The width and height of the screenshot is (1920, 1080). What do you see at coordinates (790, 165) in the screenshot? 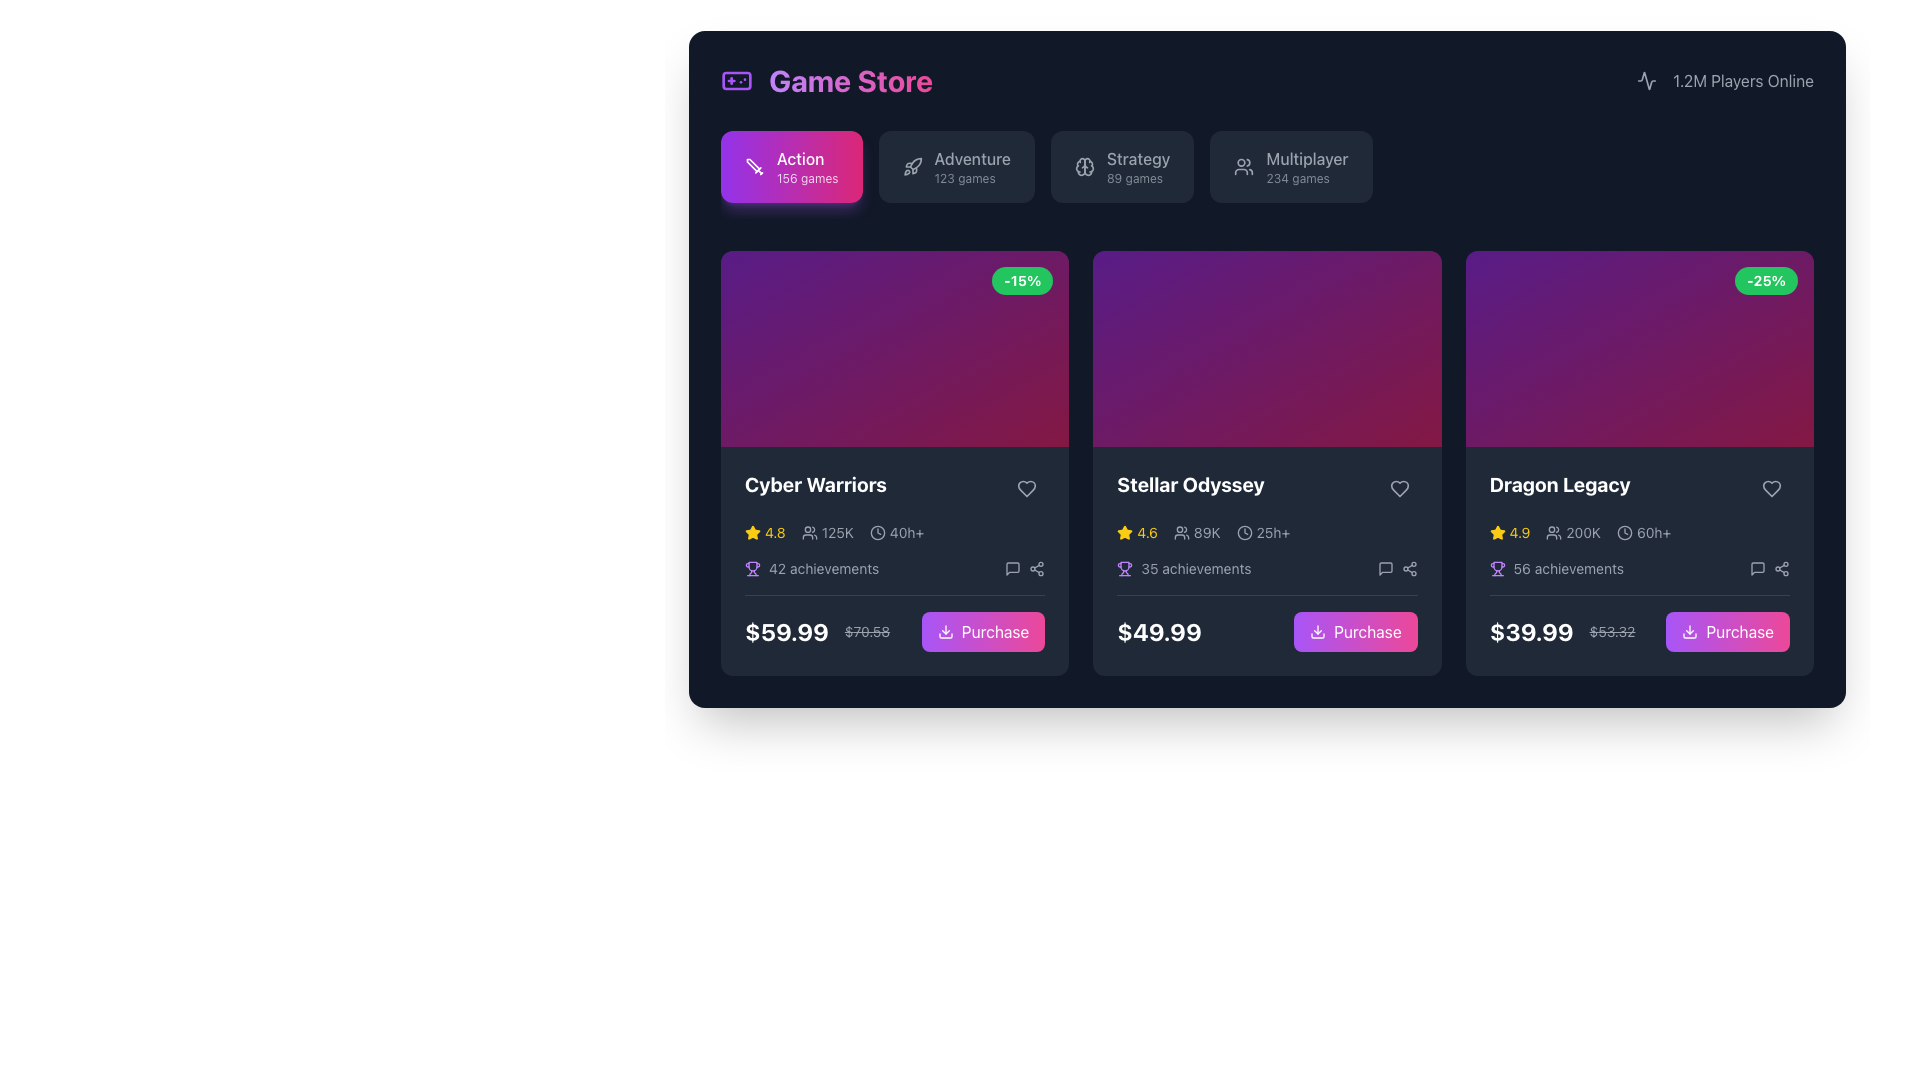
I see `the 'Action' category button located at the top-left corner of the game store interface` at bounding box center [790, 165].